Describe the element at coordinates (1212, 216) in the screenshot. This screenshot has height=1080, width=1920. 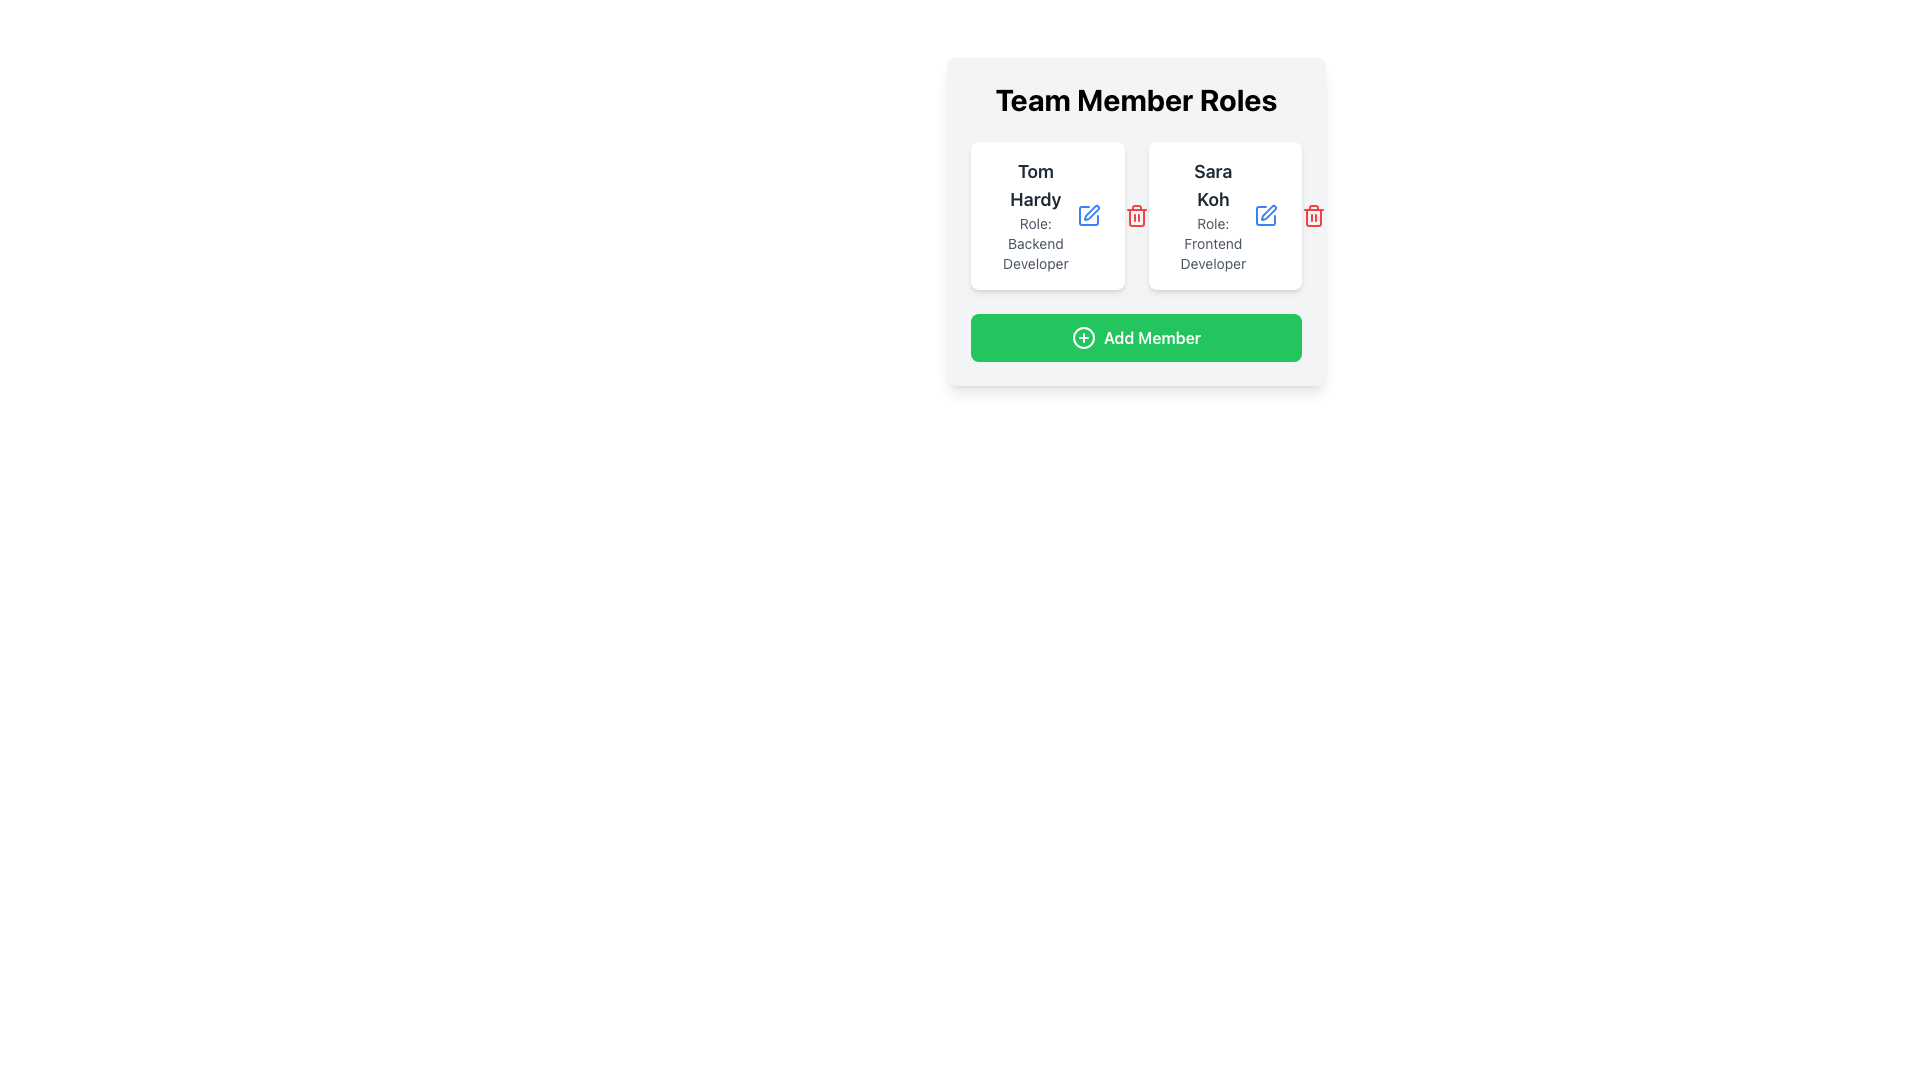
I see `text content displaying the name 'Sara Koh' and the role description 'Role: Frontend Developer' located in the second profile card from the left under 'Team Member Roles'` at that location.